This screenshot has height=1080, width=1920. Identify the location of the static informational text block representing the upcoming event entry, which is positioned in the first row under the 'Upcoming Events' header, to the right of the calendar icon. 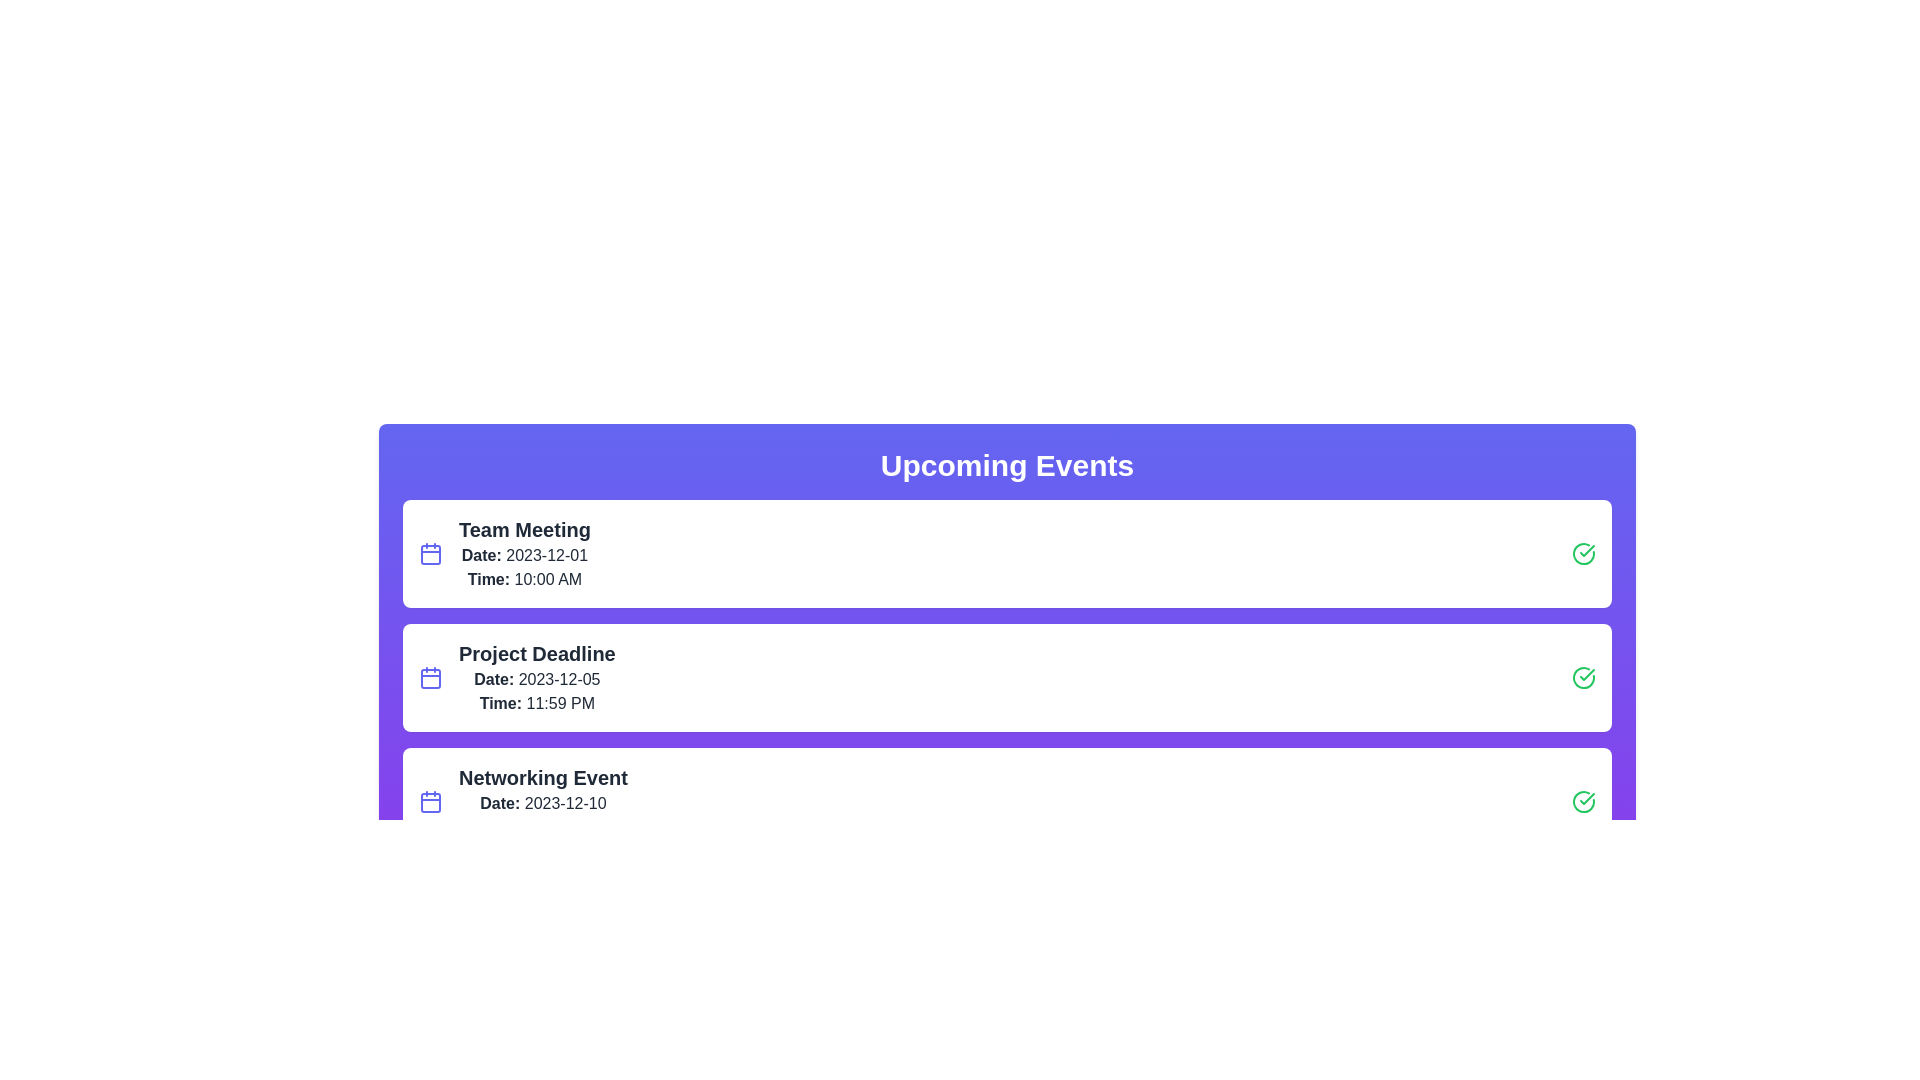
(524, 554).